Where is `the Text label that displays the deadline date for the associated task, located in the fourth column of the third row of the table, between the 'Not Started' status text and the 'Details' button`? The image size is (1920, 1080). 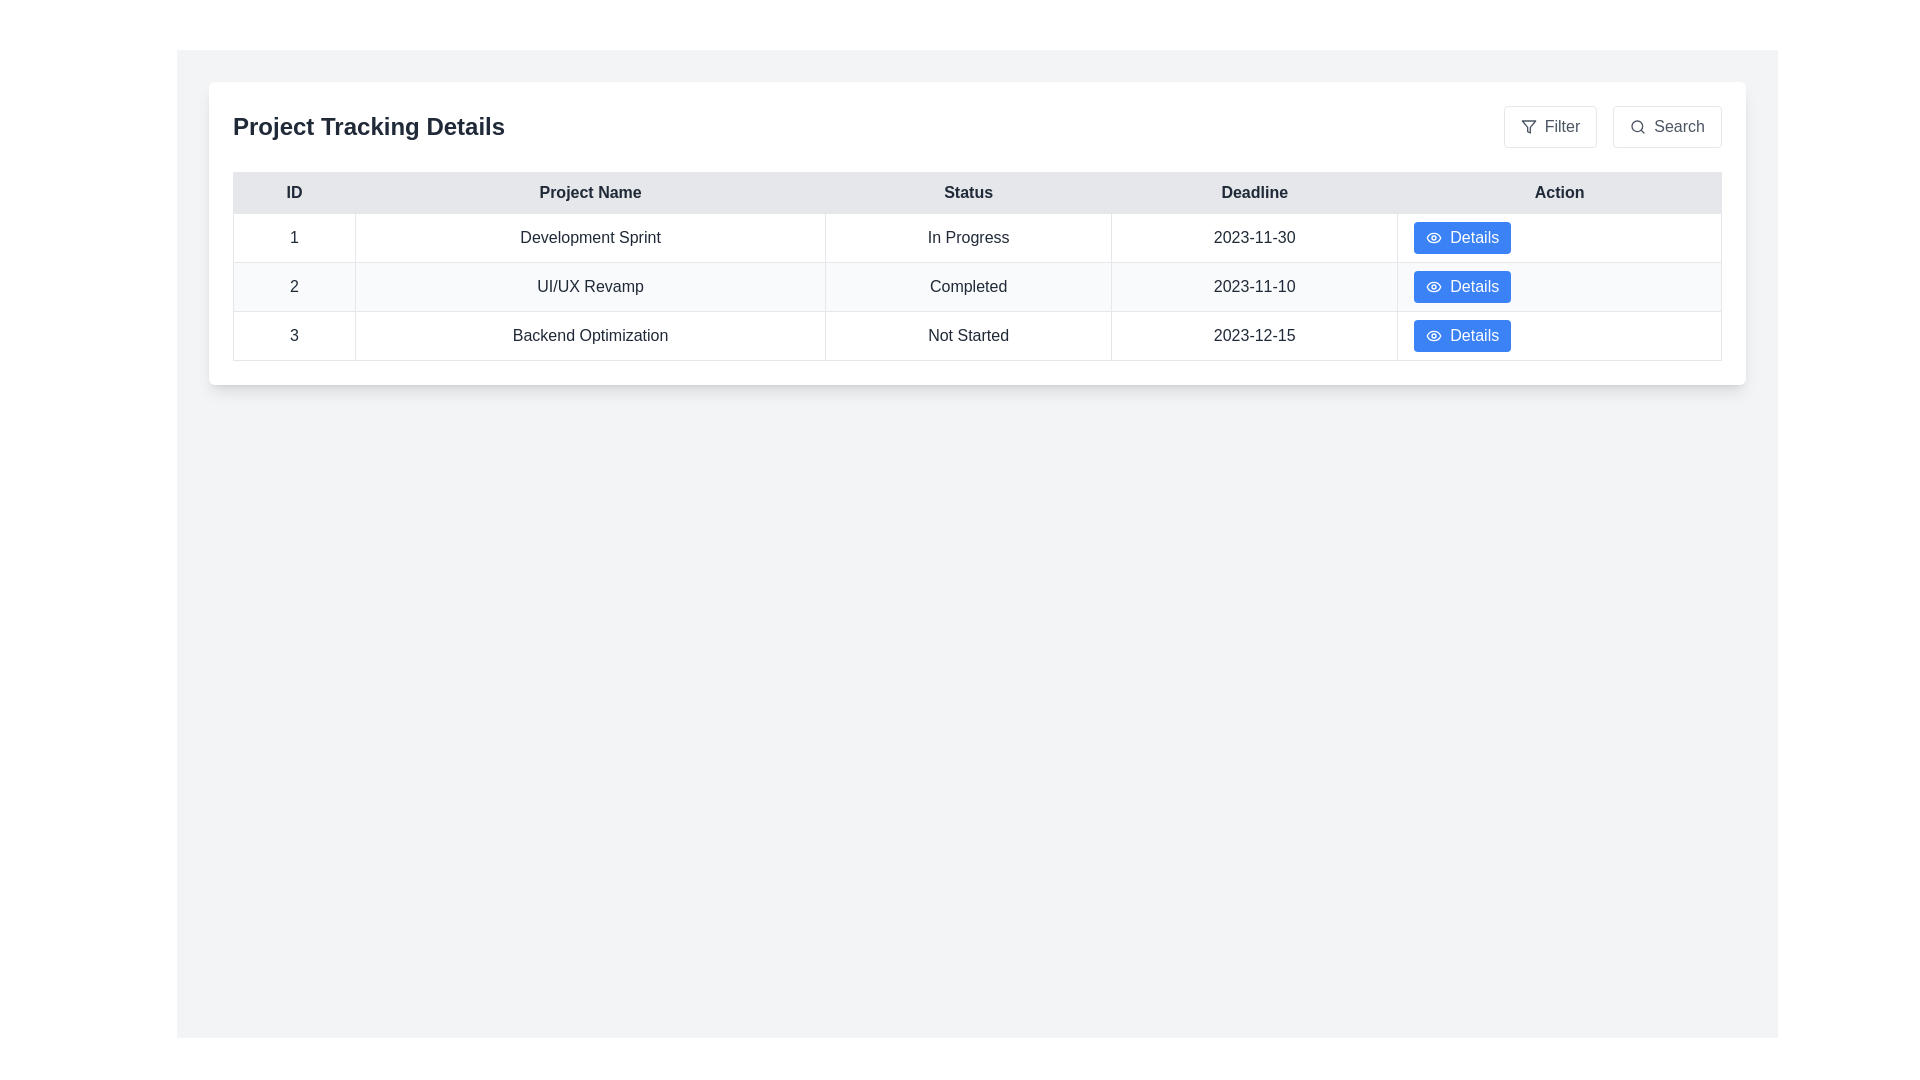
the Text label that displays the deadline date for the associated task, located in the fourth column of the third row of the table, between the 'Not Started' status text and the 'Details' button is located at coordinates (1253, 334).